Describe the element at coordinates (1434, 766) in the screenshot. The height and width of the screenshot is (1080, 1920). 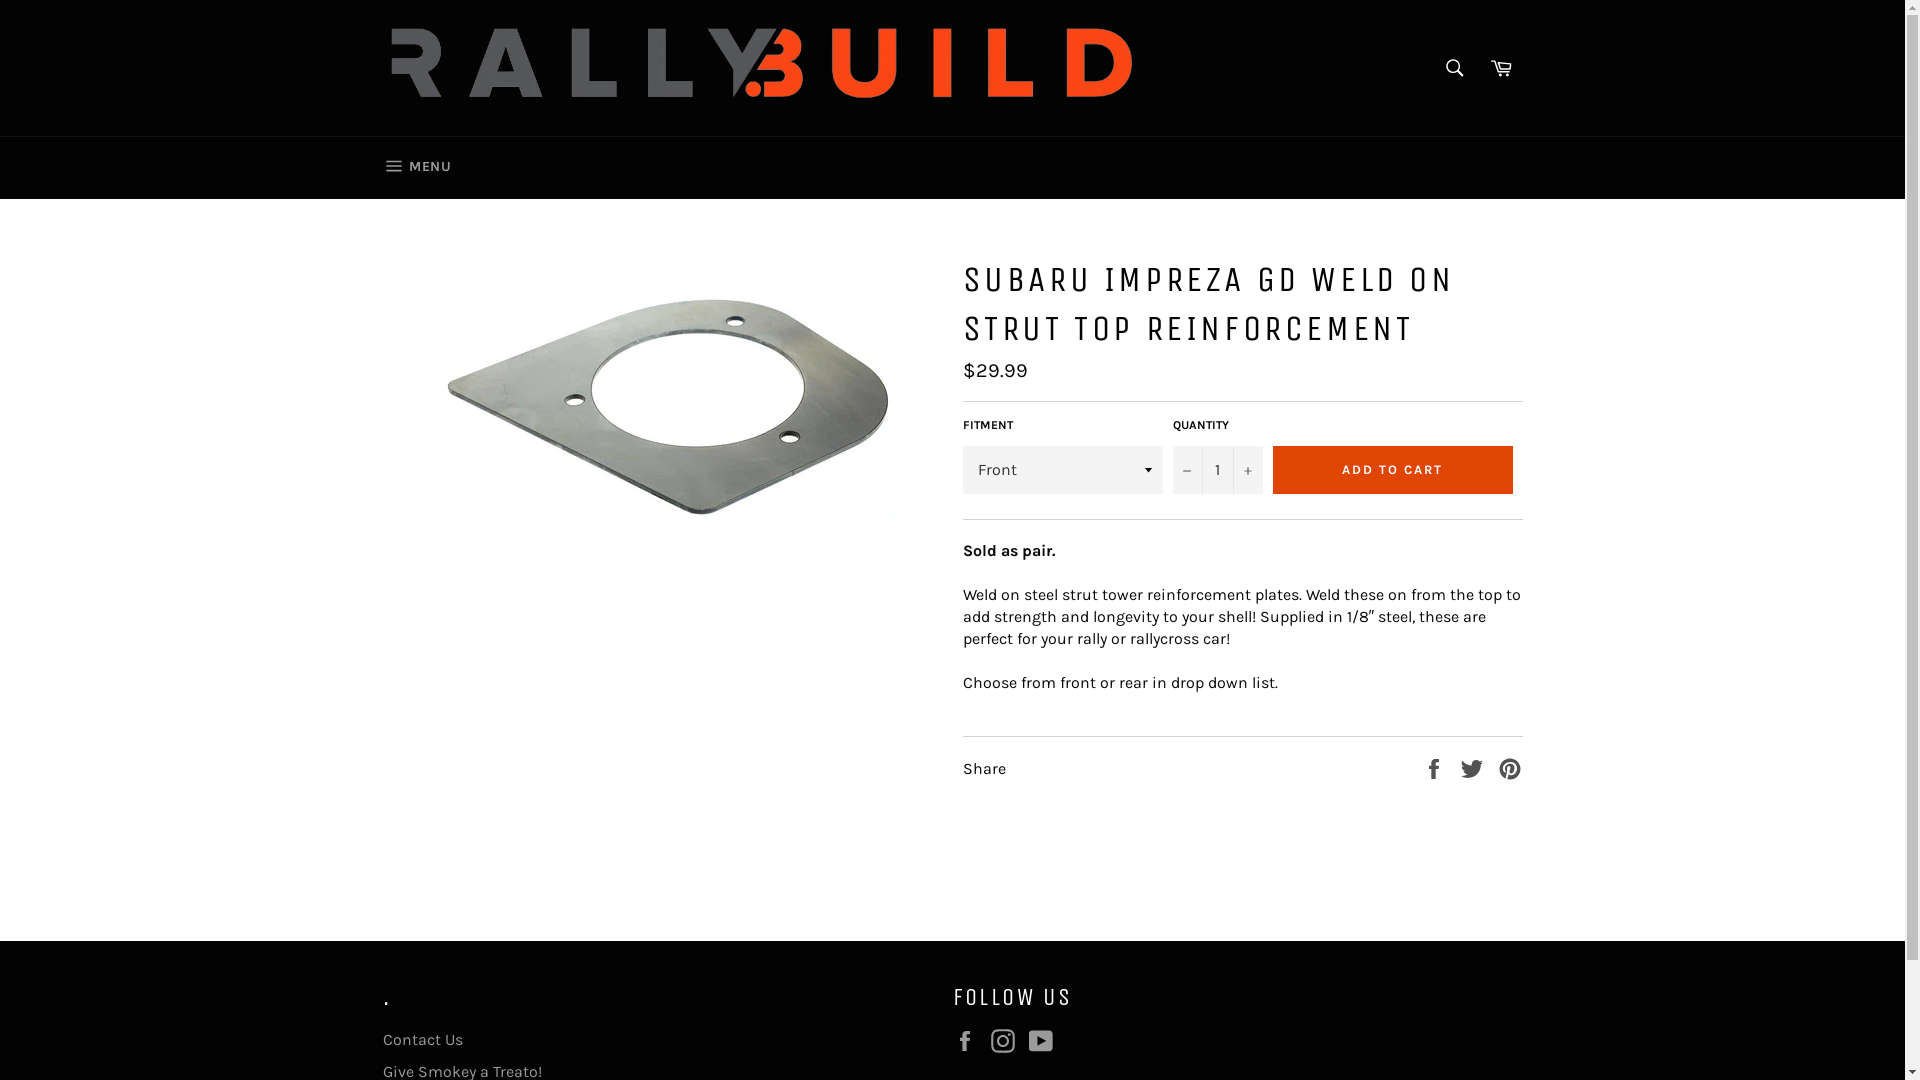
I see `'Share on Facebook'` at that location.